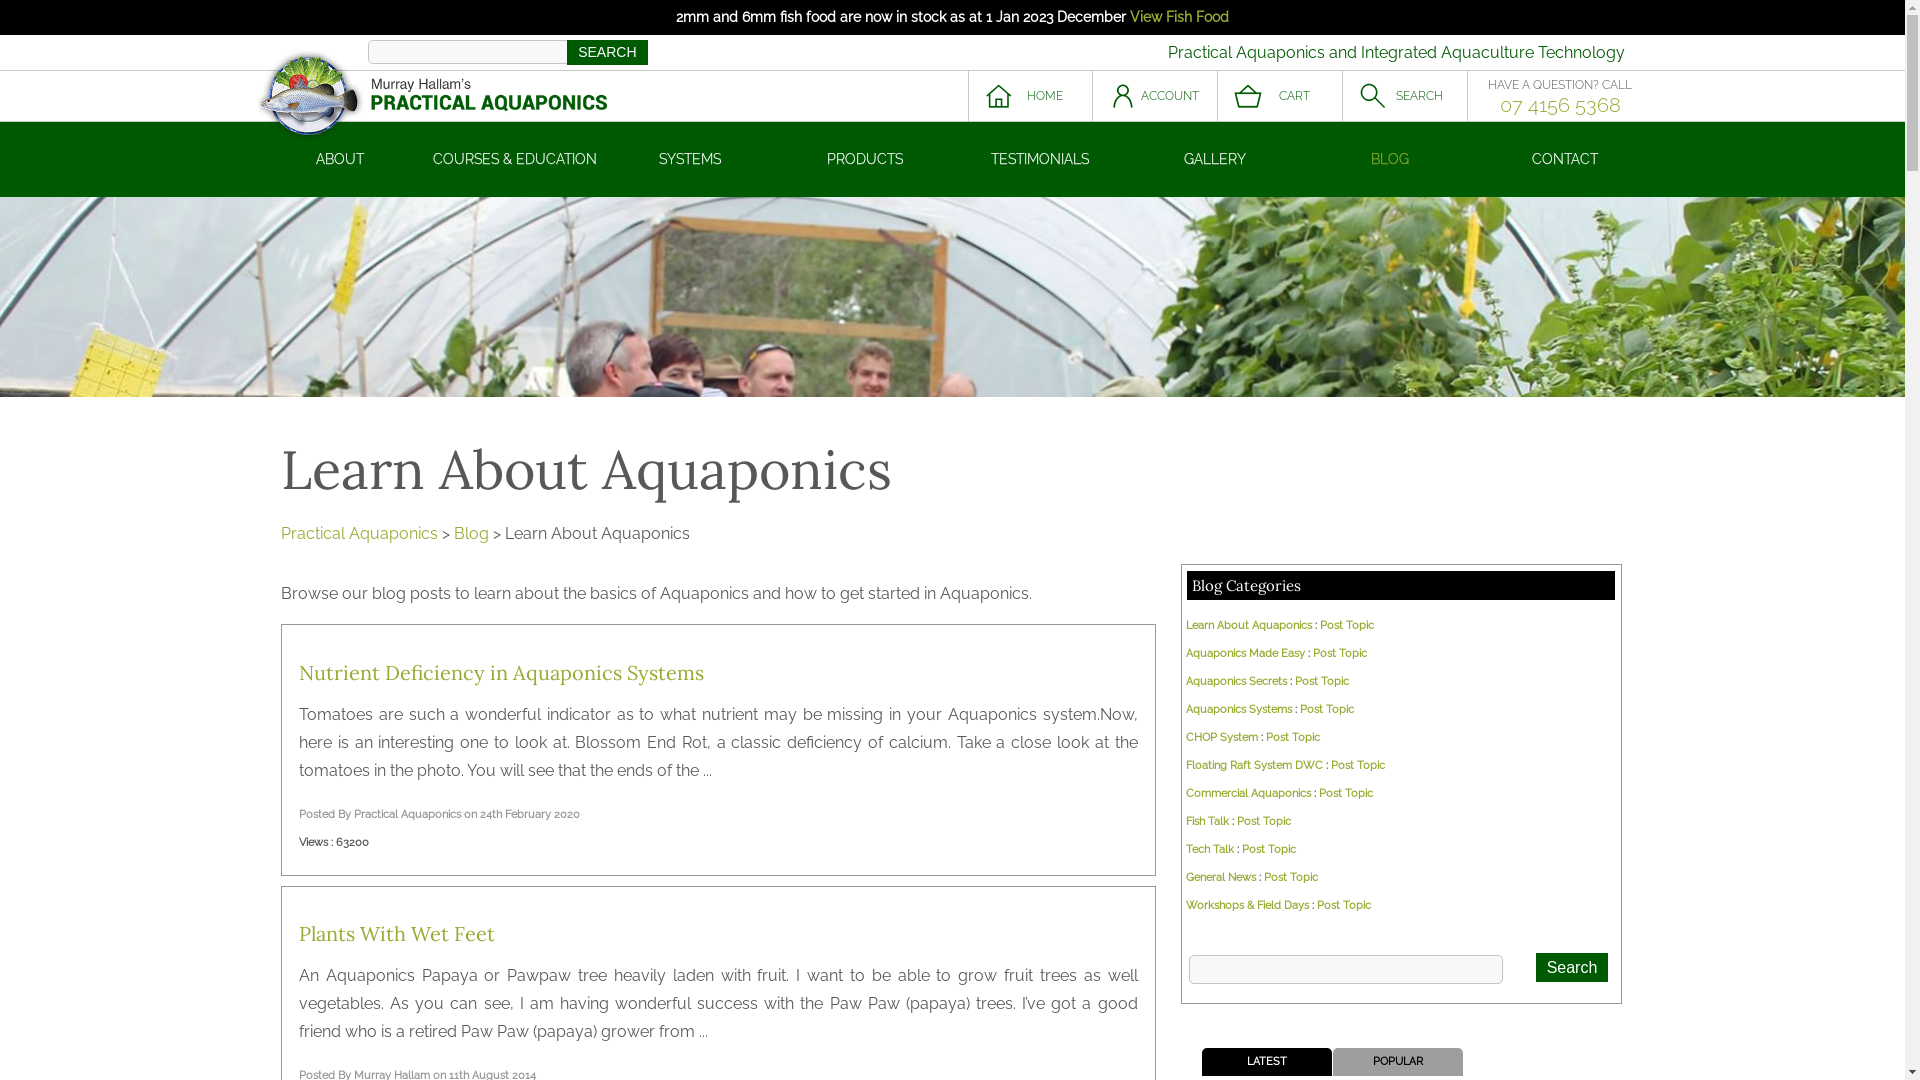 The height and width of the screenshot is (1080, 1920). What do you see at coordinates (1265, 1060) in the screenshot?
I see `'LATEST'` at bounding box center [1265, 1060].